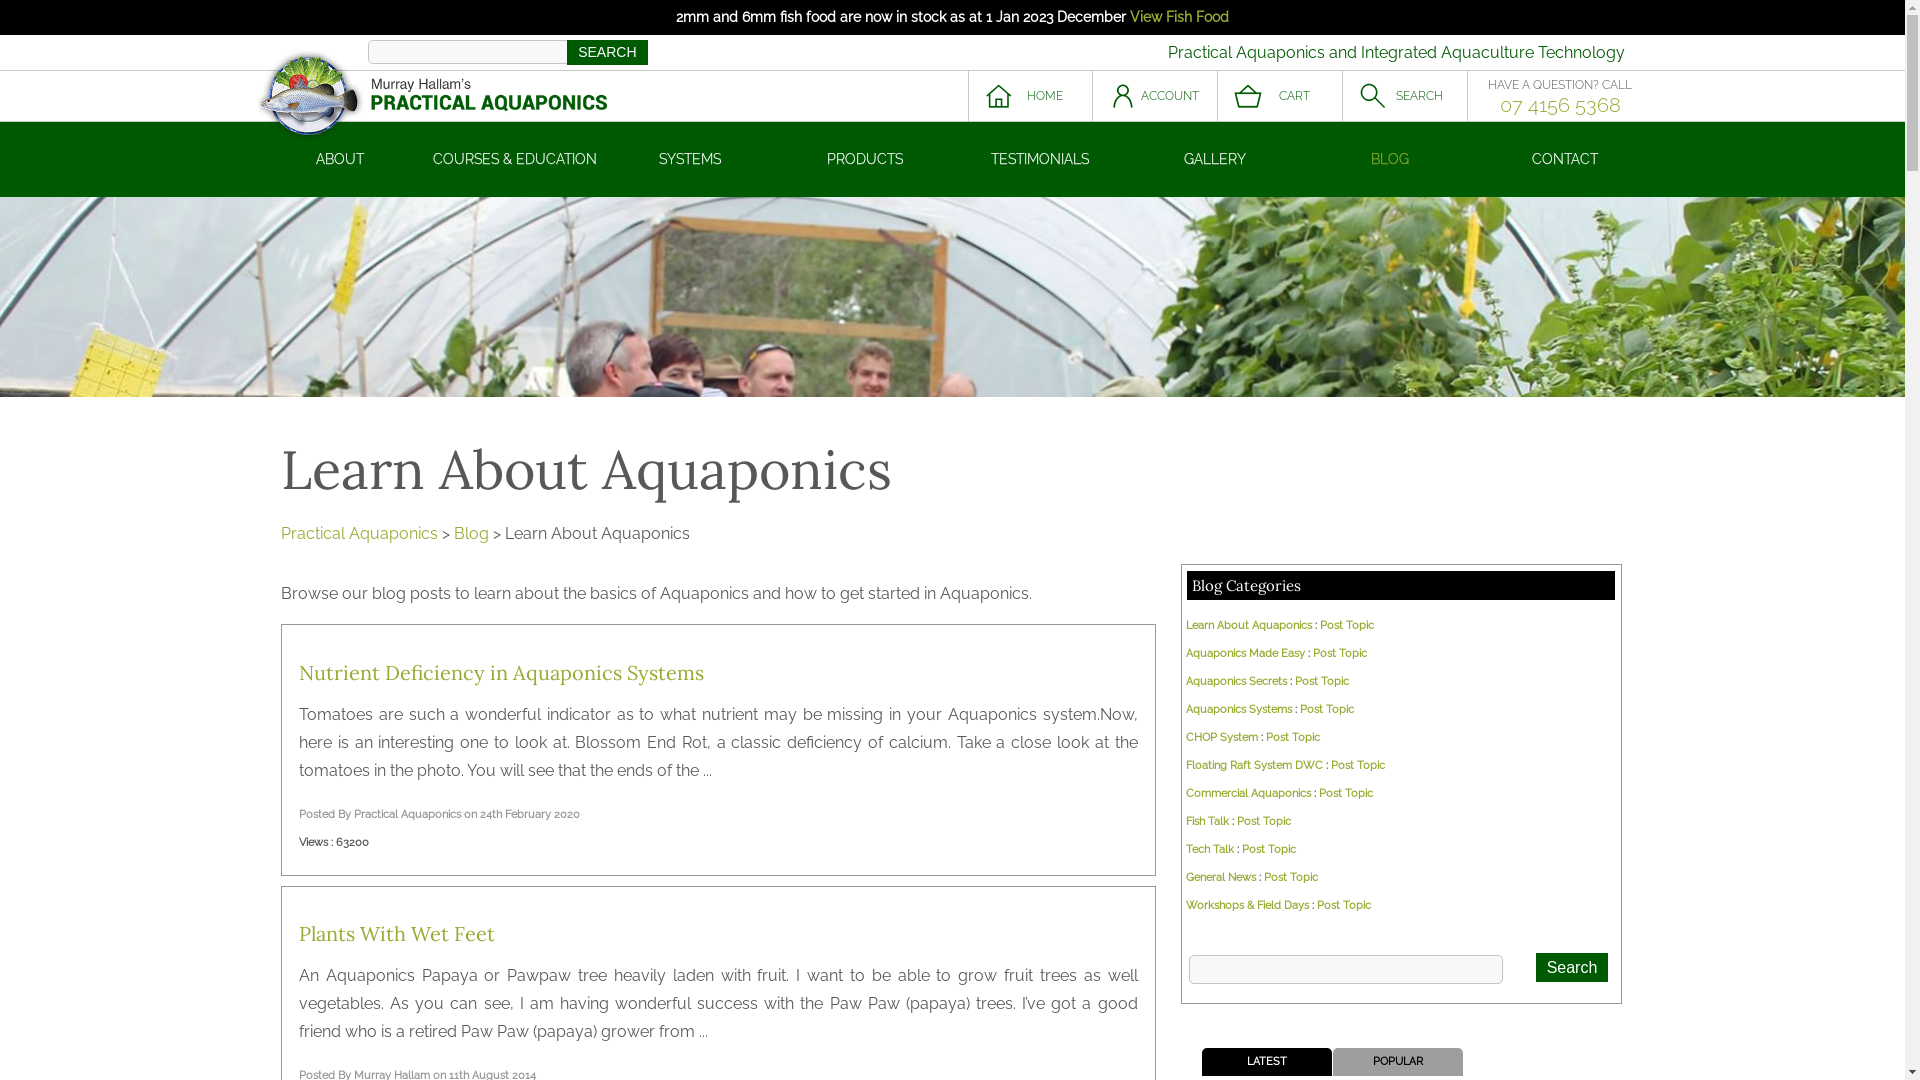 The height and width of the screenshot is (1080, 1920). What do you see at coordinates (1265, 1060) in the screenshot?
I see `'LATEST'` at bounding box center [1265, 1060].